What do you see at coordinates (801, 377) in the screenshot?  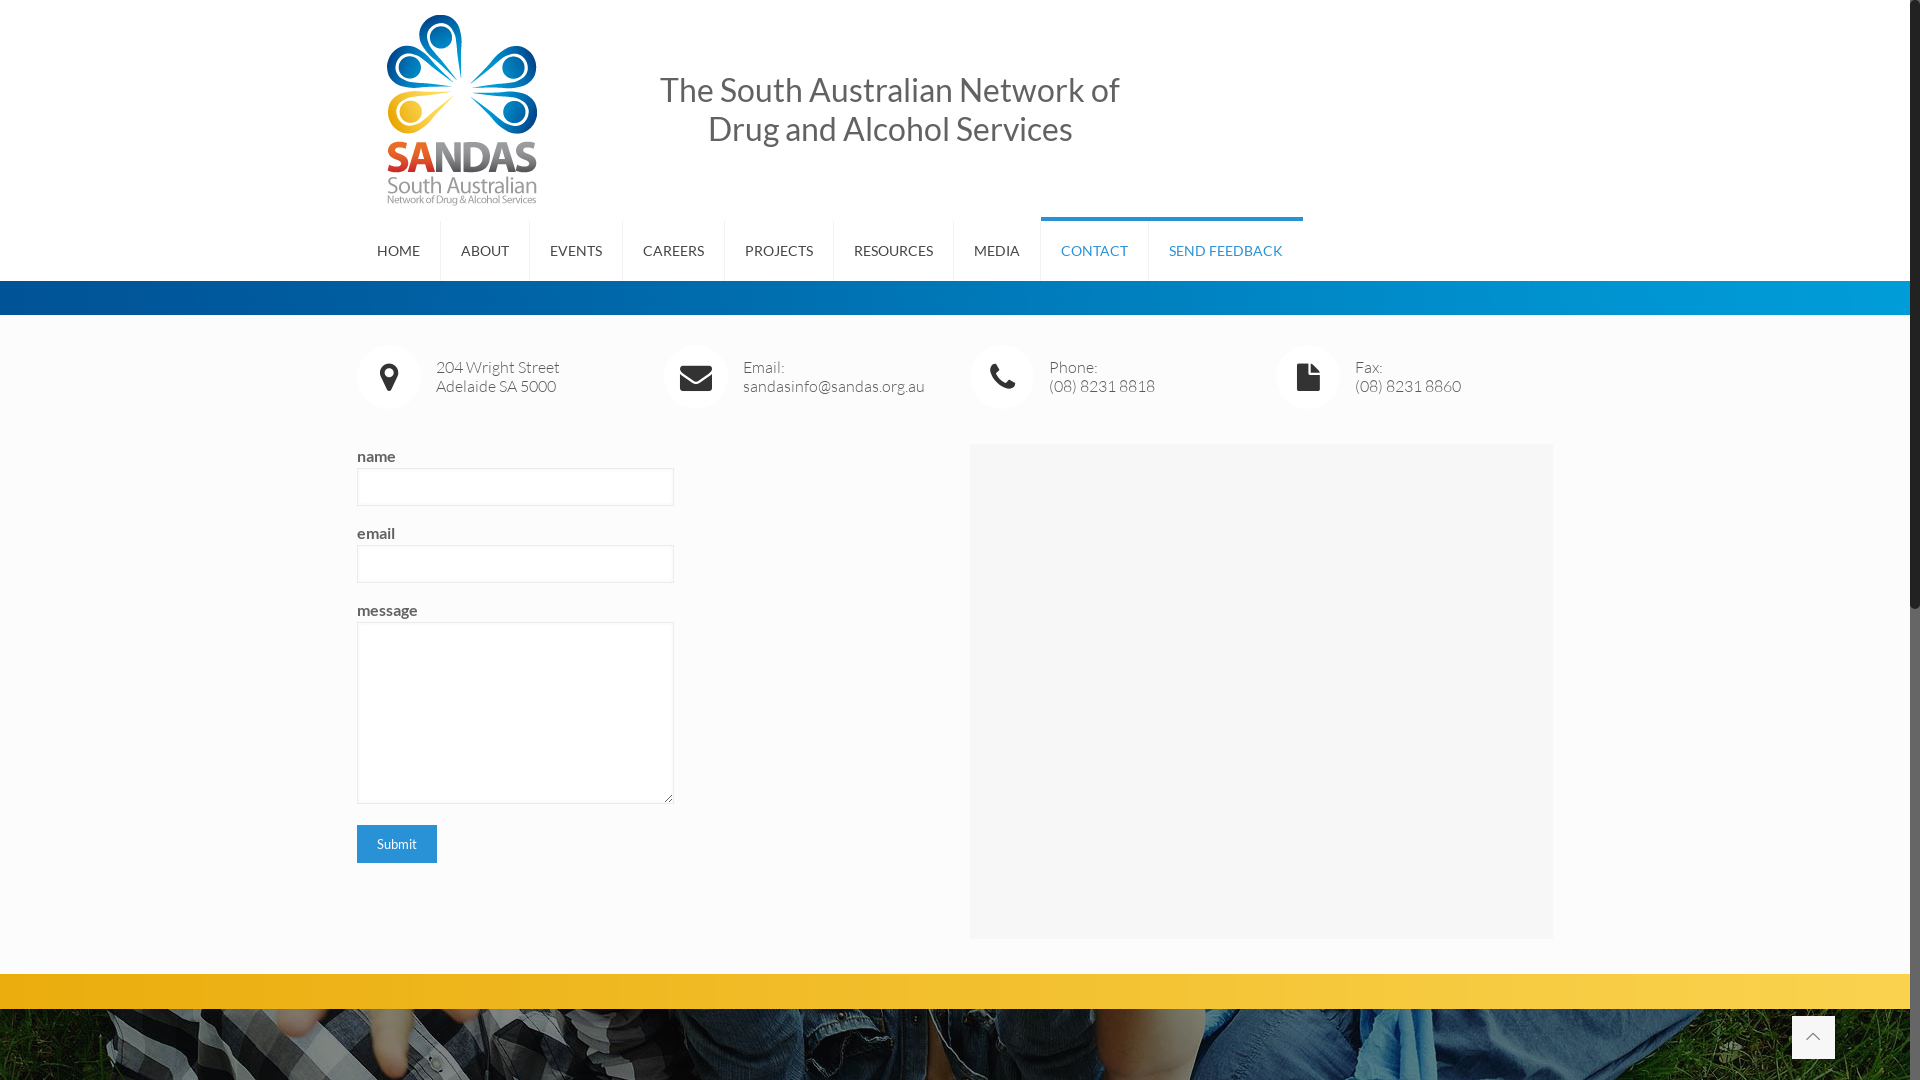 I see `'Email:` at bounding box center [801, 377].